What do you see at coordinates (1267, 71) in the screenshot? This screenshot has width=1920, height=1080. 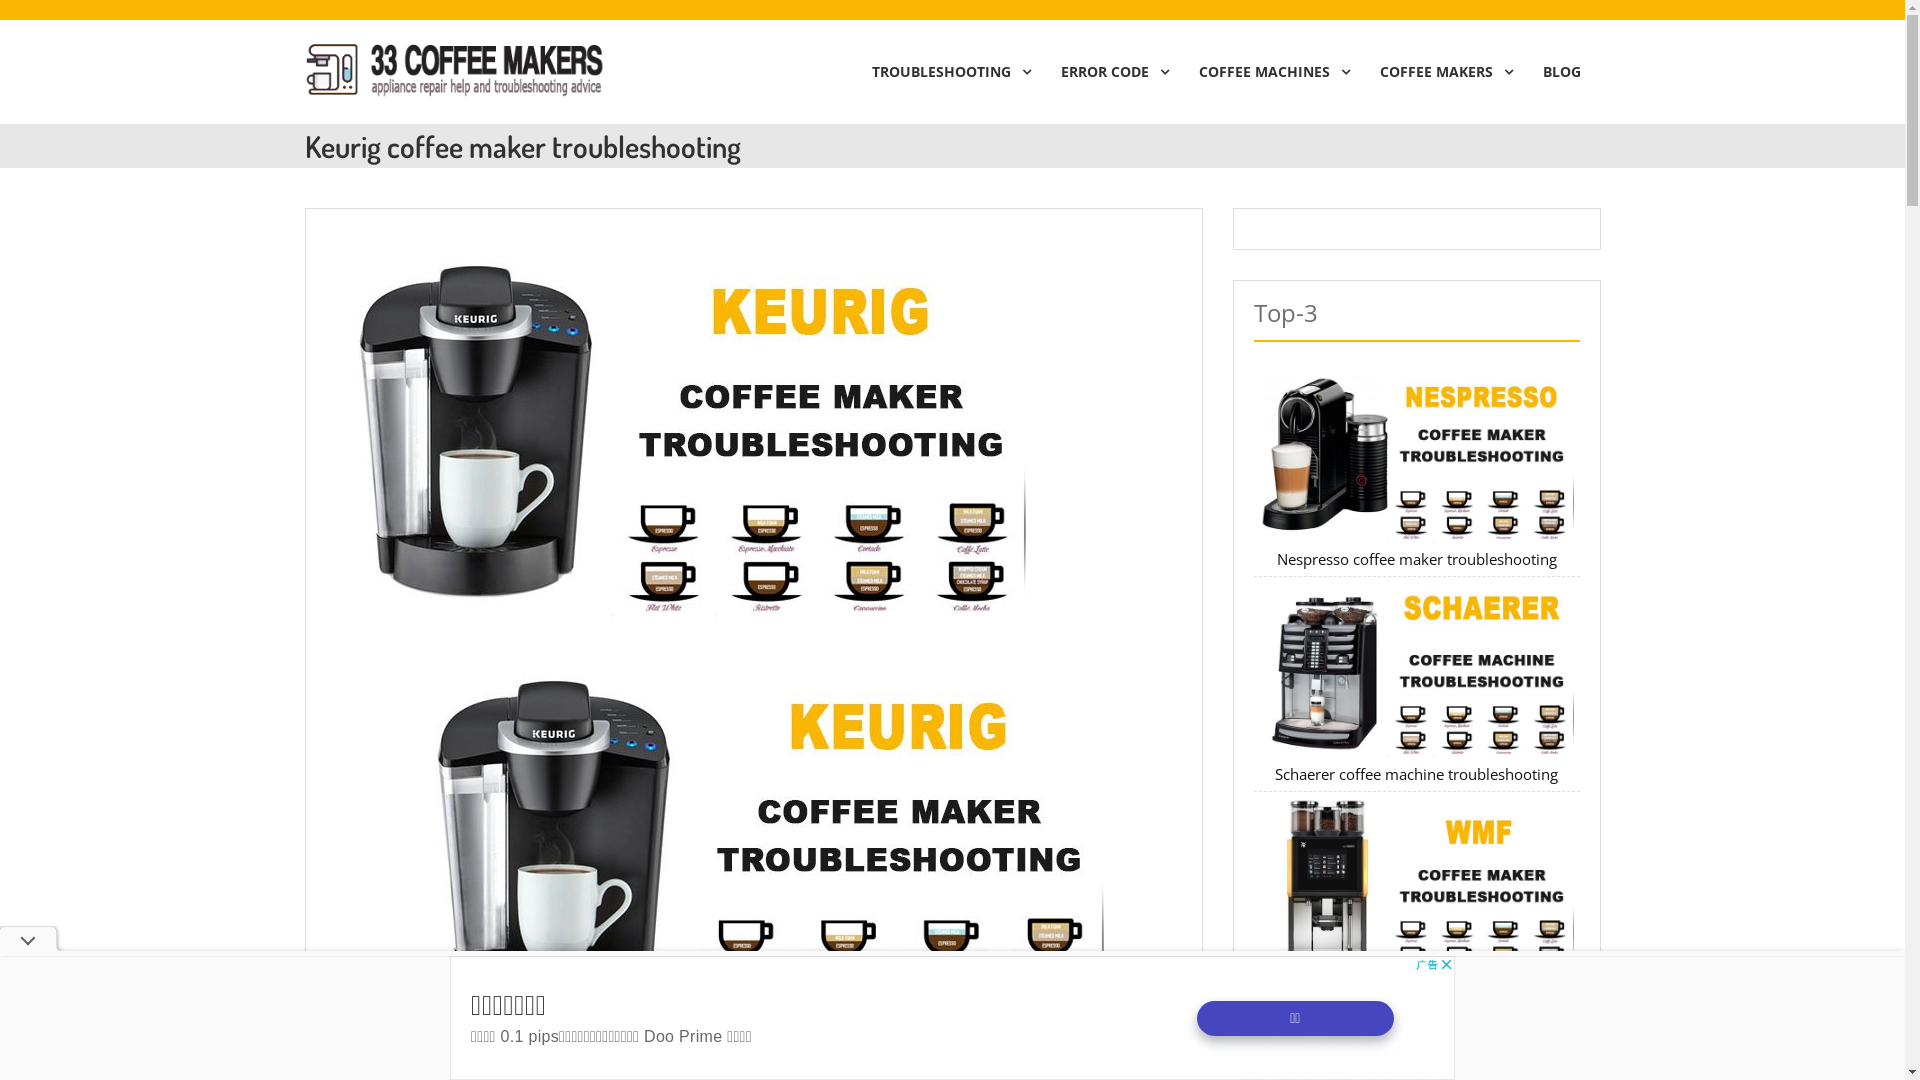 I see `'COFFEE MACHINES'` at bounding box center [1267, 71].